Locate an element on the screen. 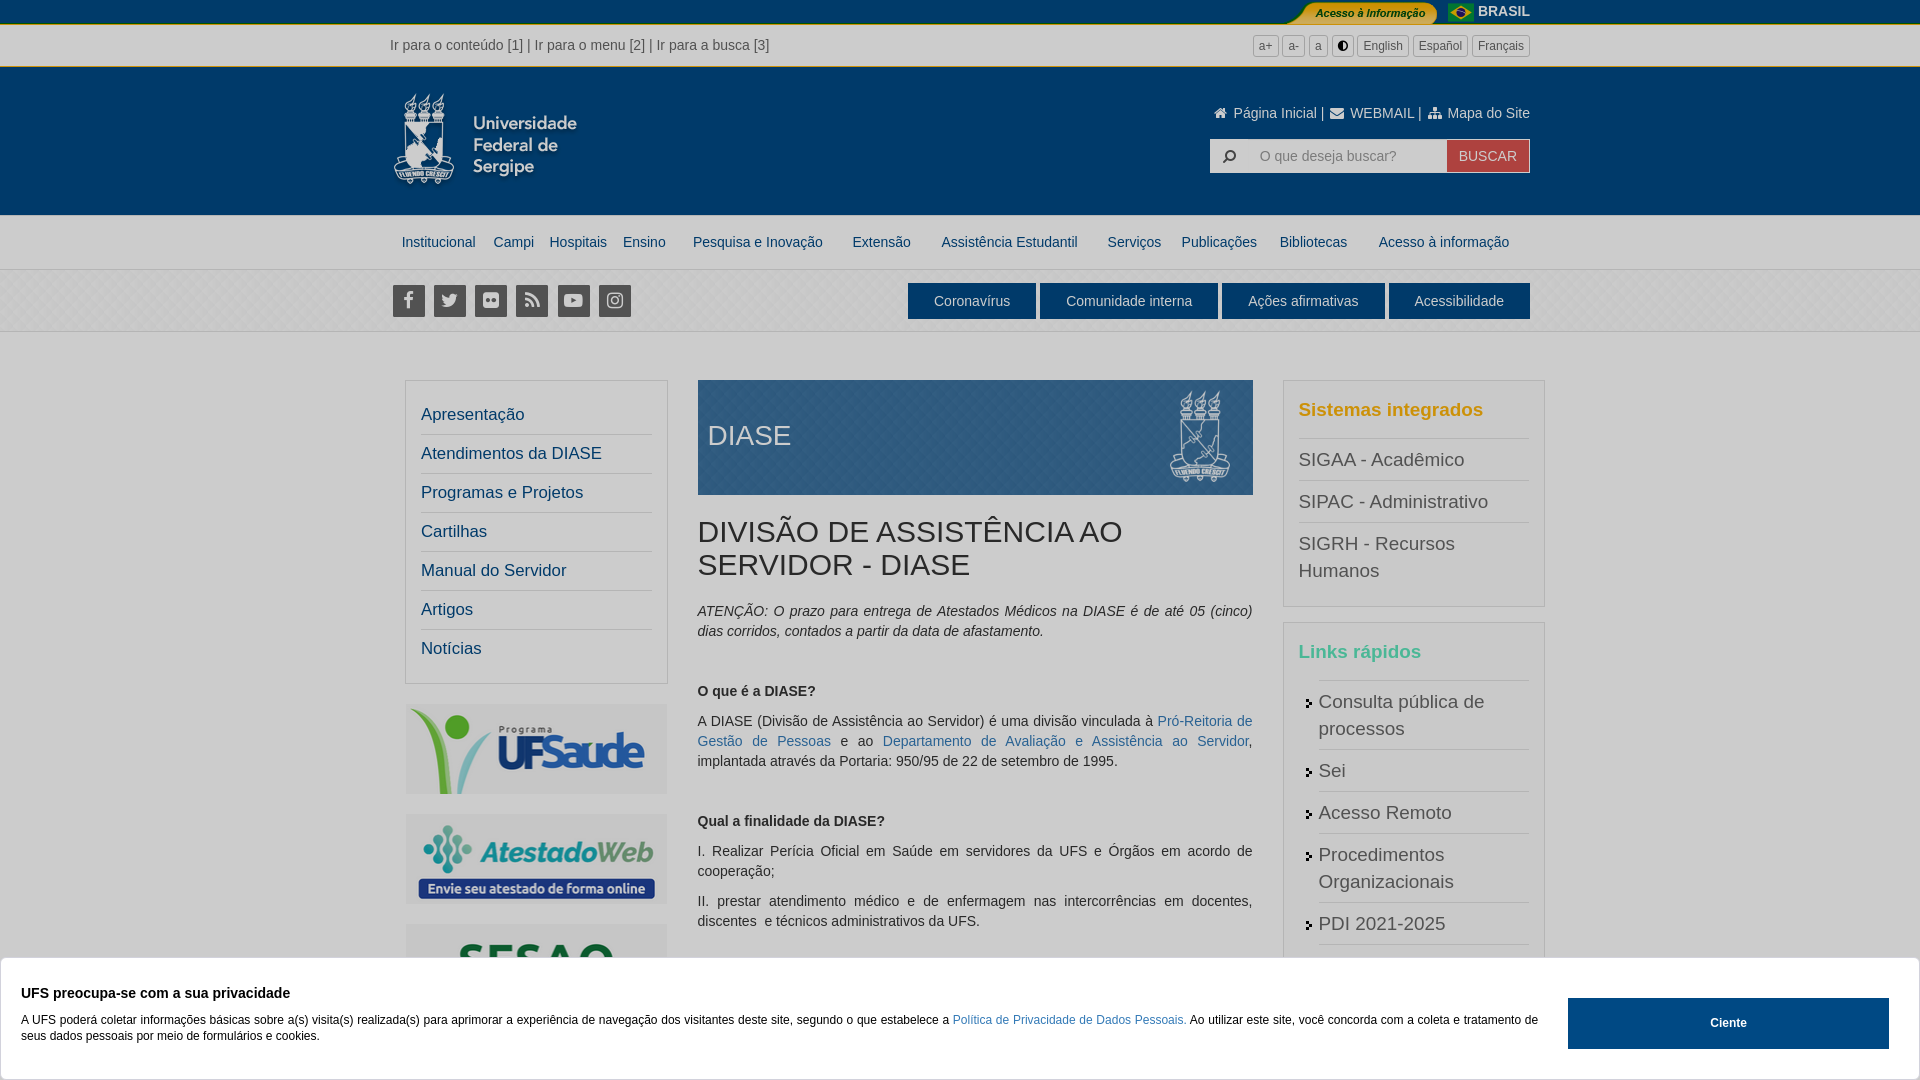 The height and width of the screenshot is (1080, 1920). 'Sei' is located at coordinates (1318, 769).